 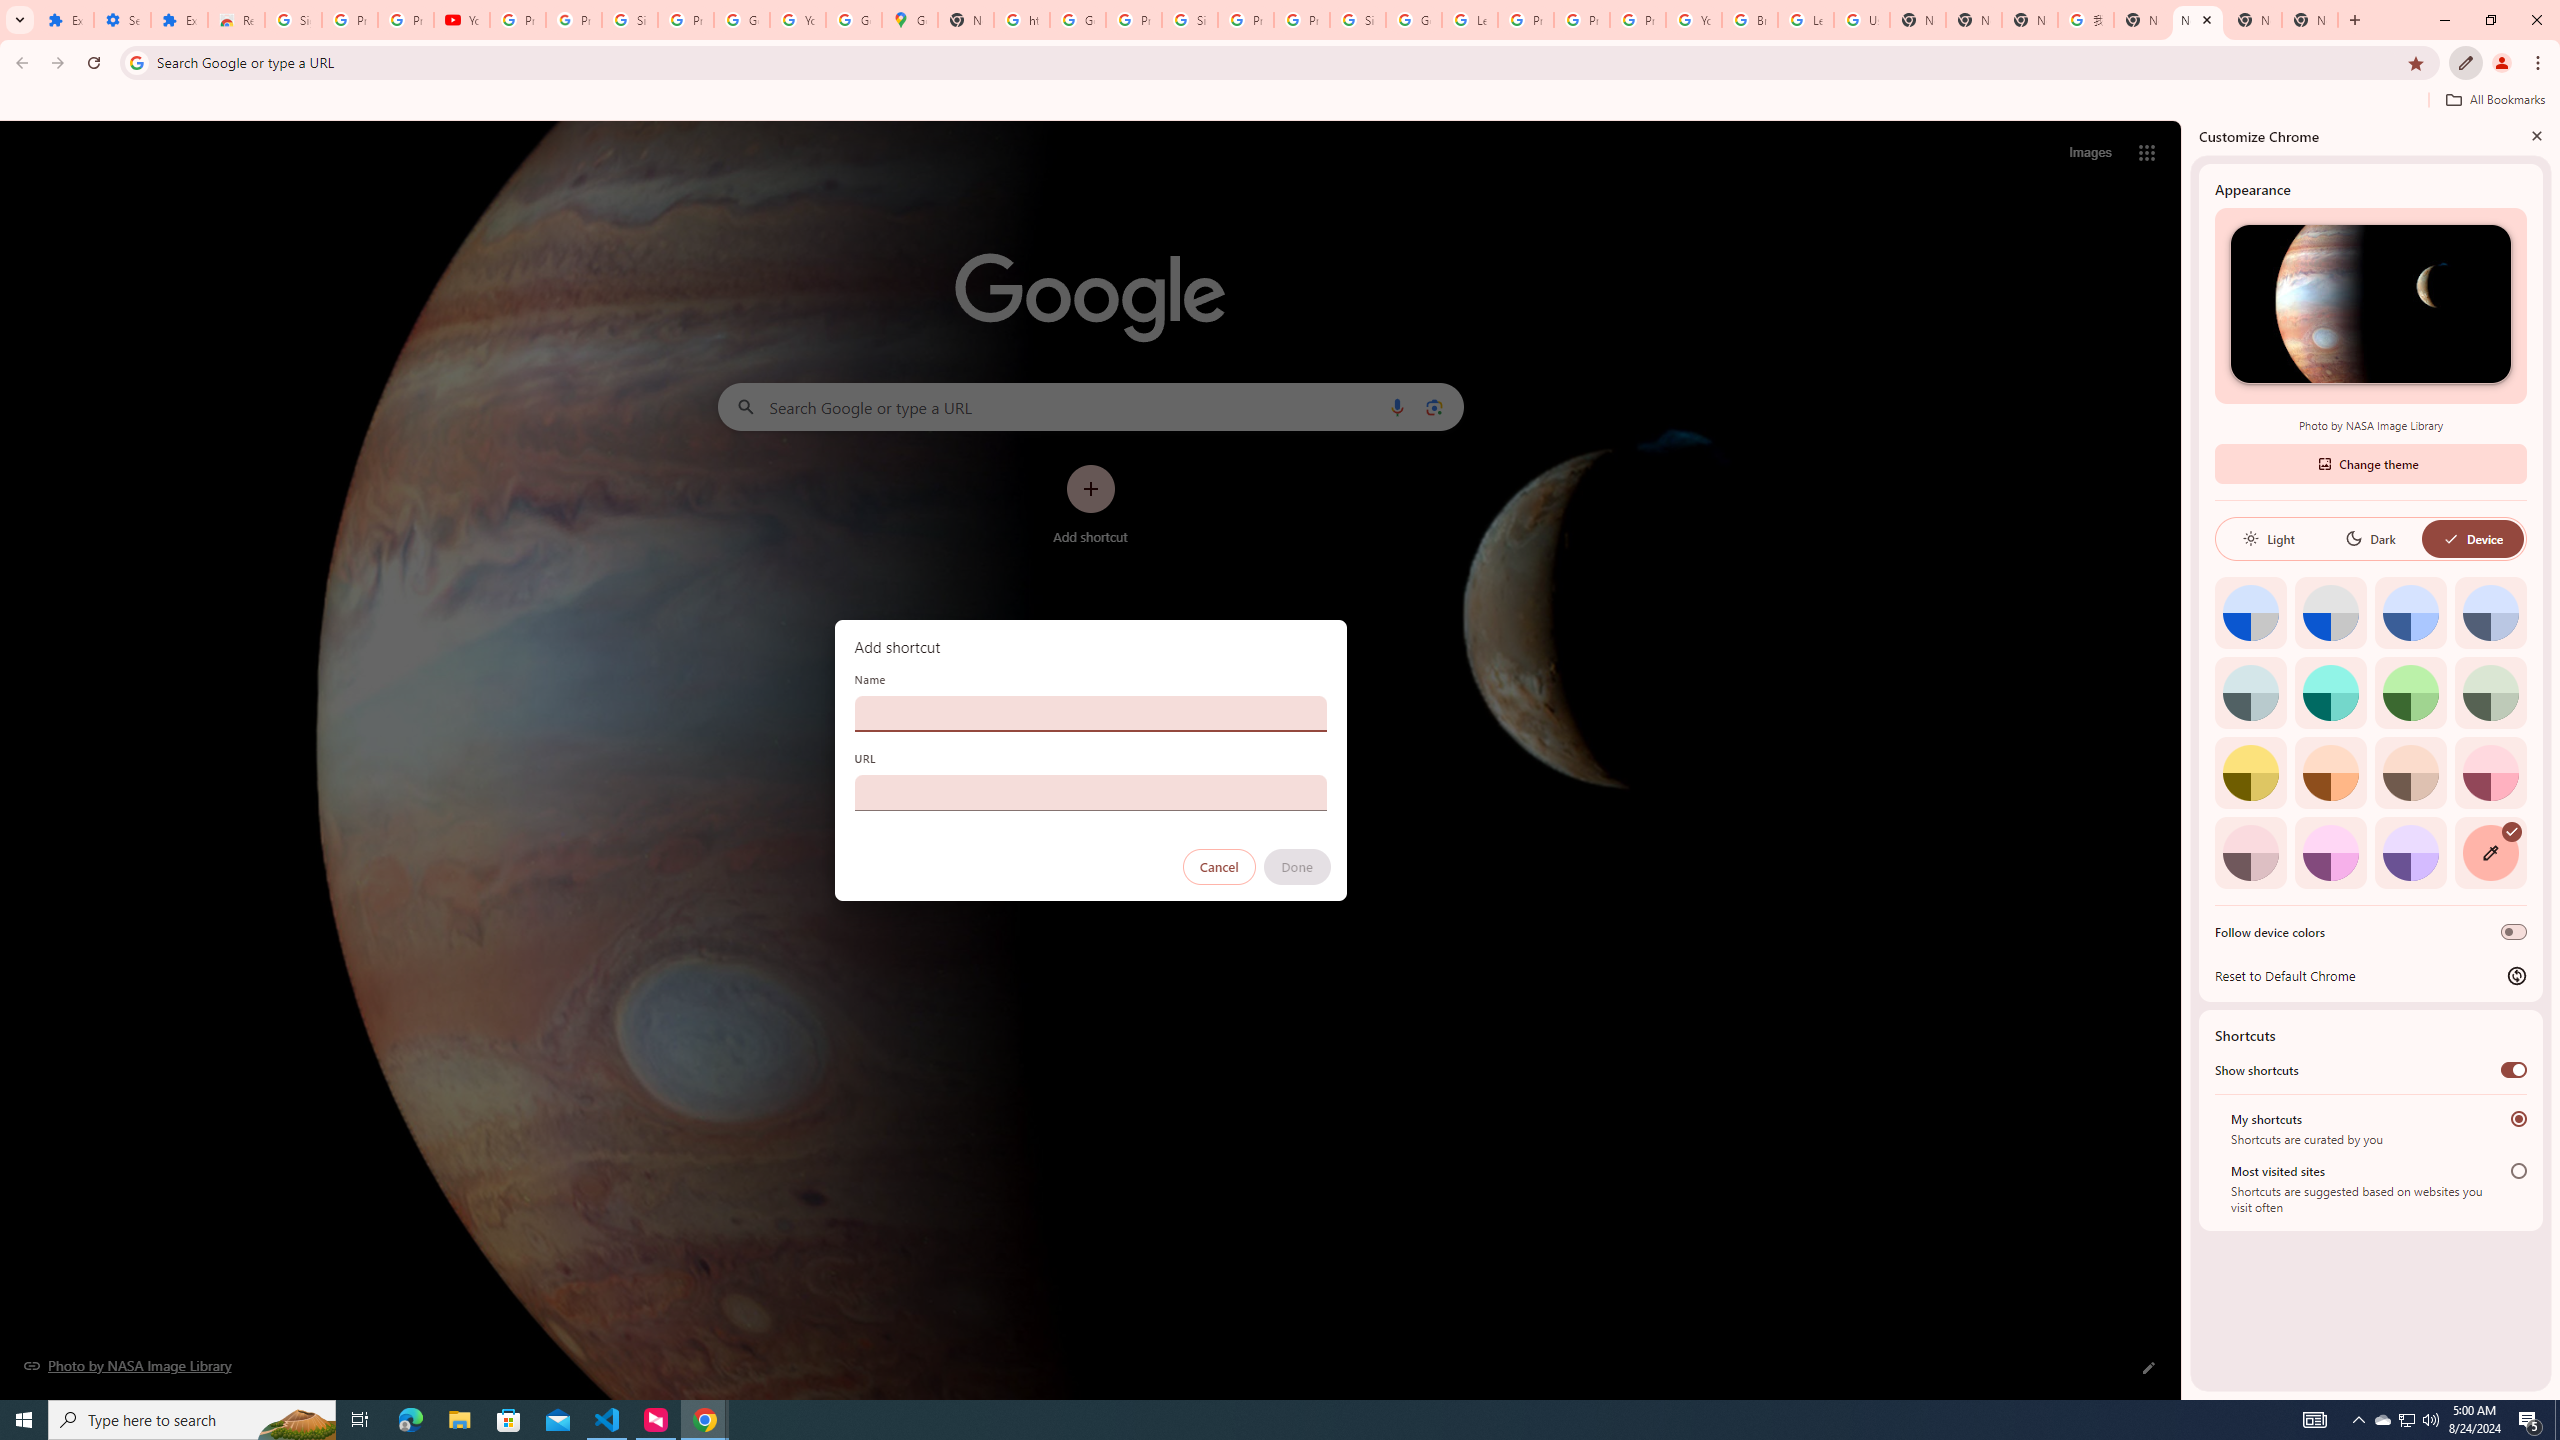 I want to click on 'My shortcuts', so click(x=2519, y=1118).